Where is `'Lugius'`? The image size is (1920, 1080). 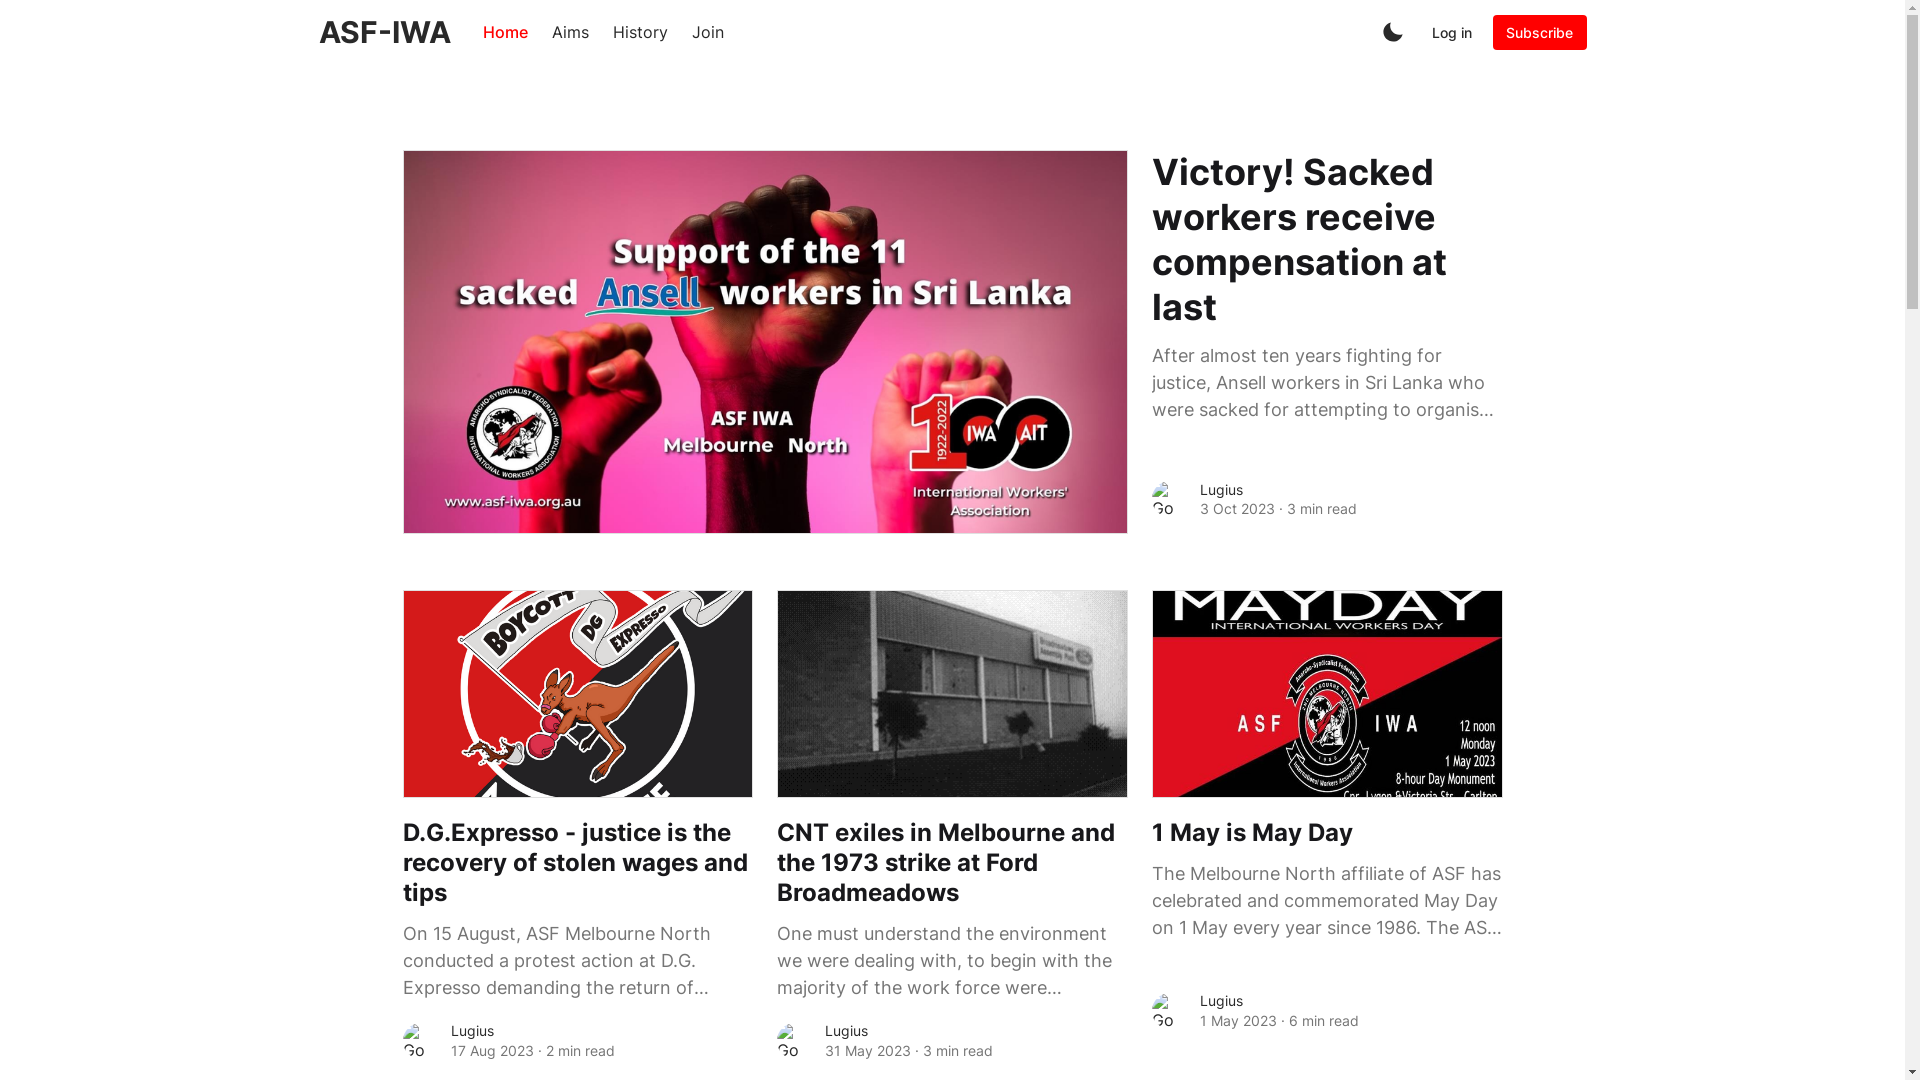 'Lugius' is located at coordinates (846, 1030).